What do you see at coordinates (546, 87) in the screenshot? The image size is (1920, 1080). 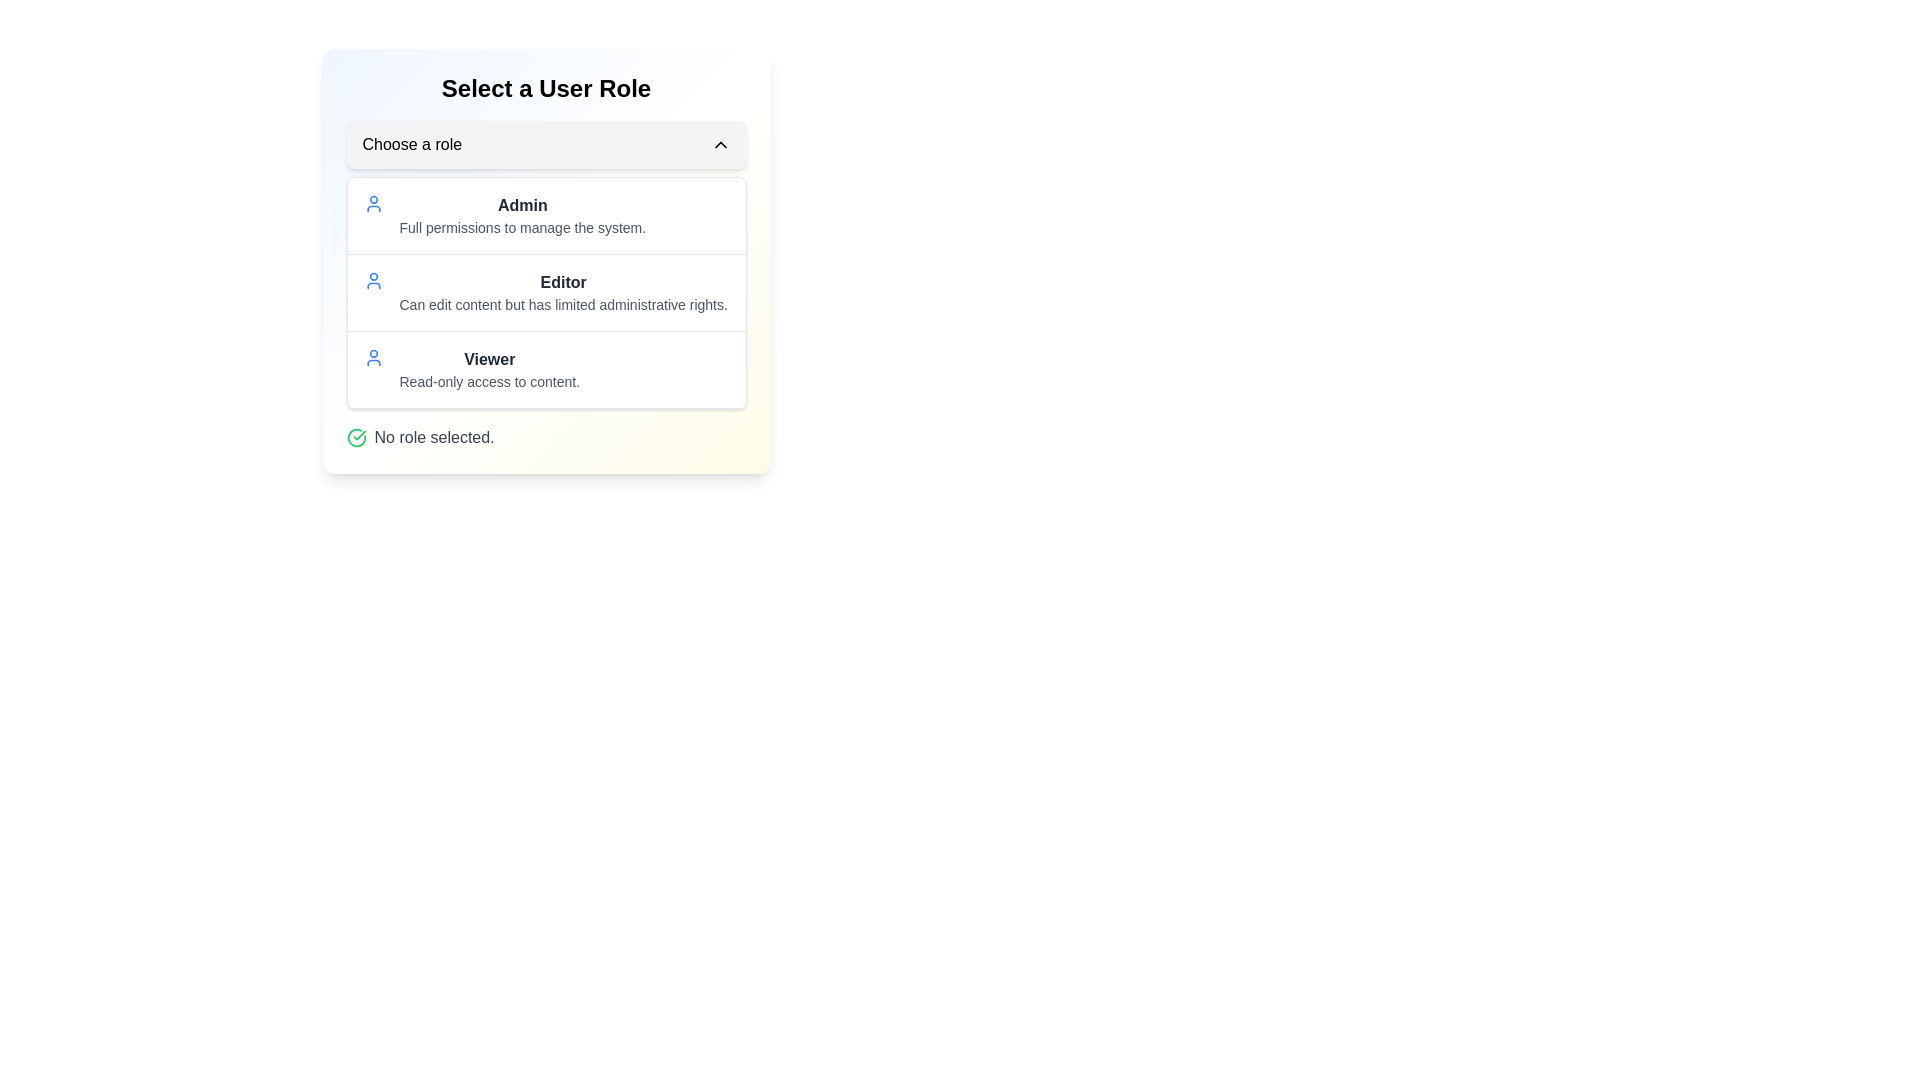 I see `the Text Header that says 'Select a User Role', which is styled with bold and large font size and positioned at the top of the interface` at bounding box center [546, 87].